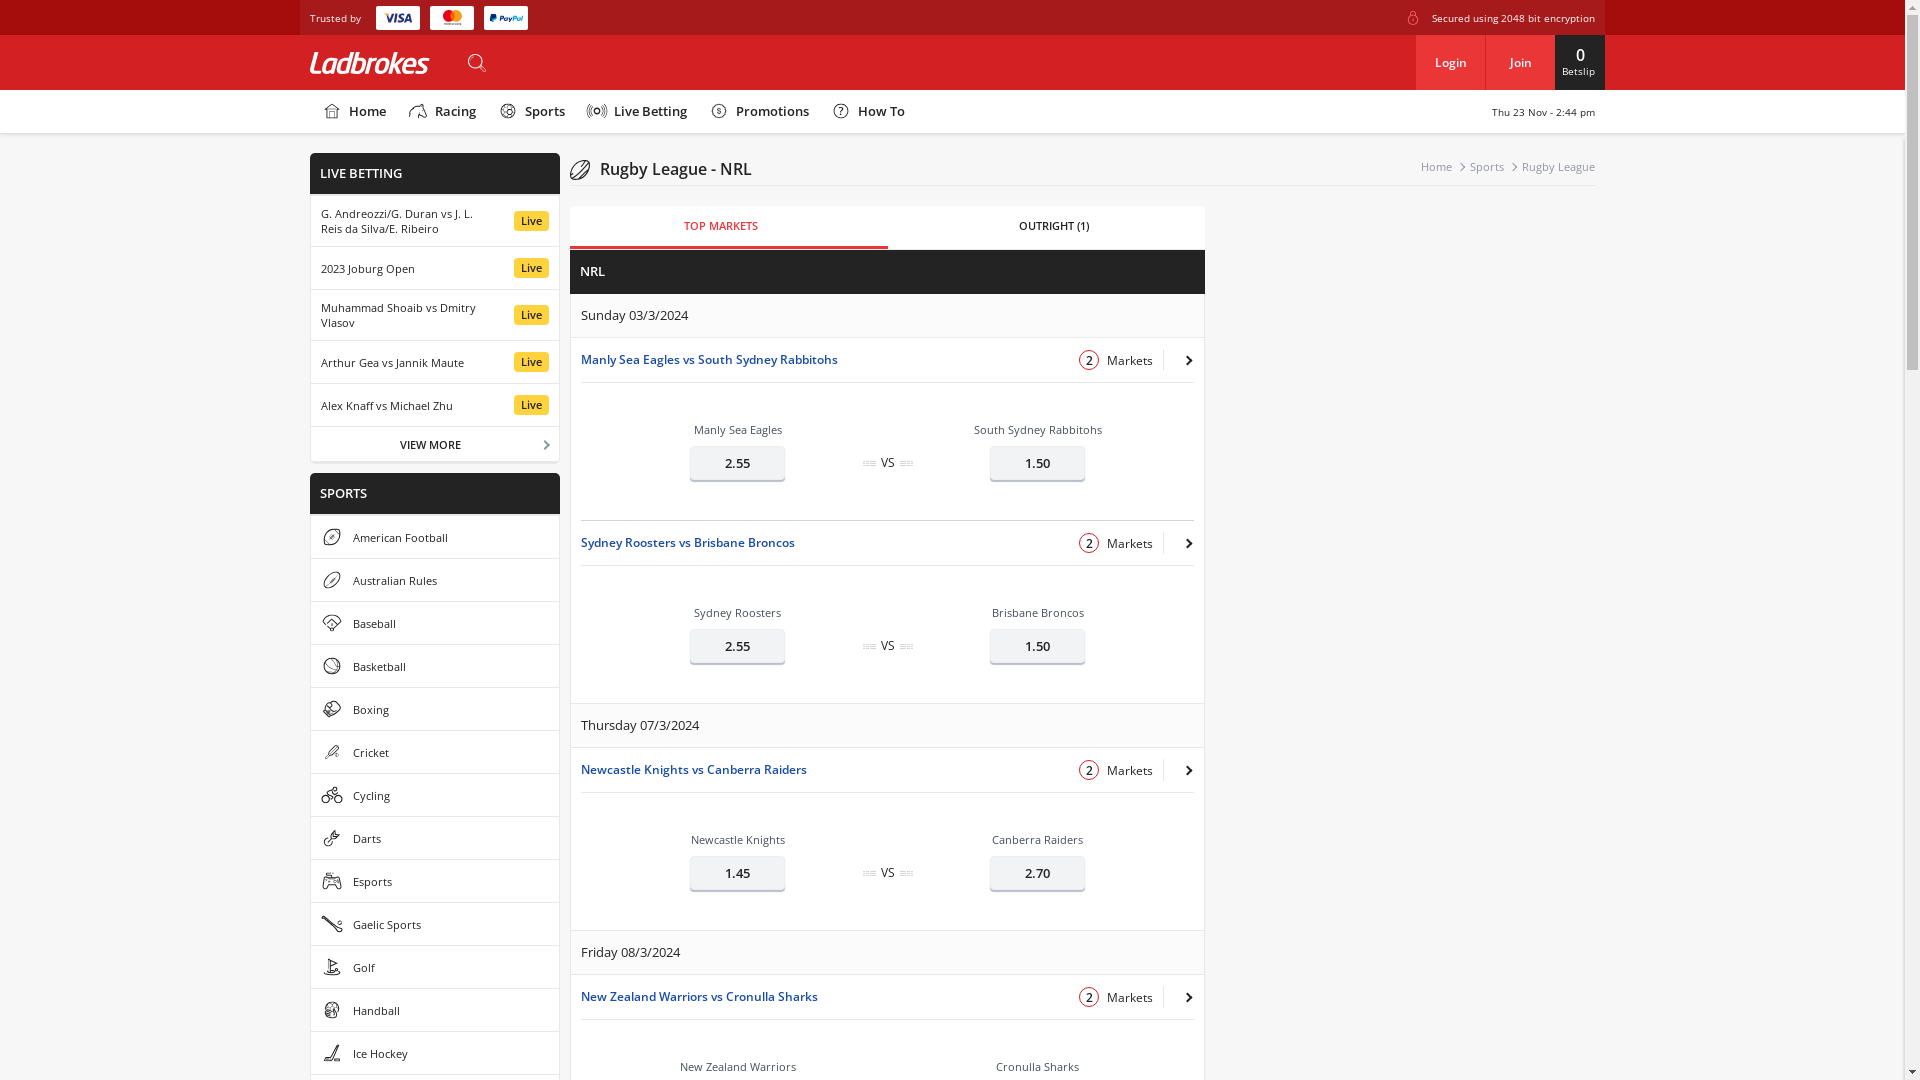 This screenshot has width=1920, height=1080. I want to click on '2.70', so click(989, 871).